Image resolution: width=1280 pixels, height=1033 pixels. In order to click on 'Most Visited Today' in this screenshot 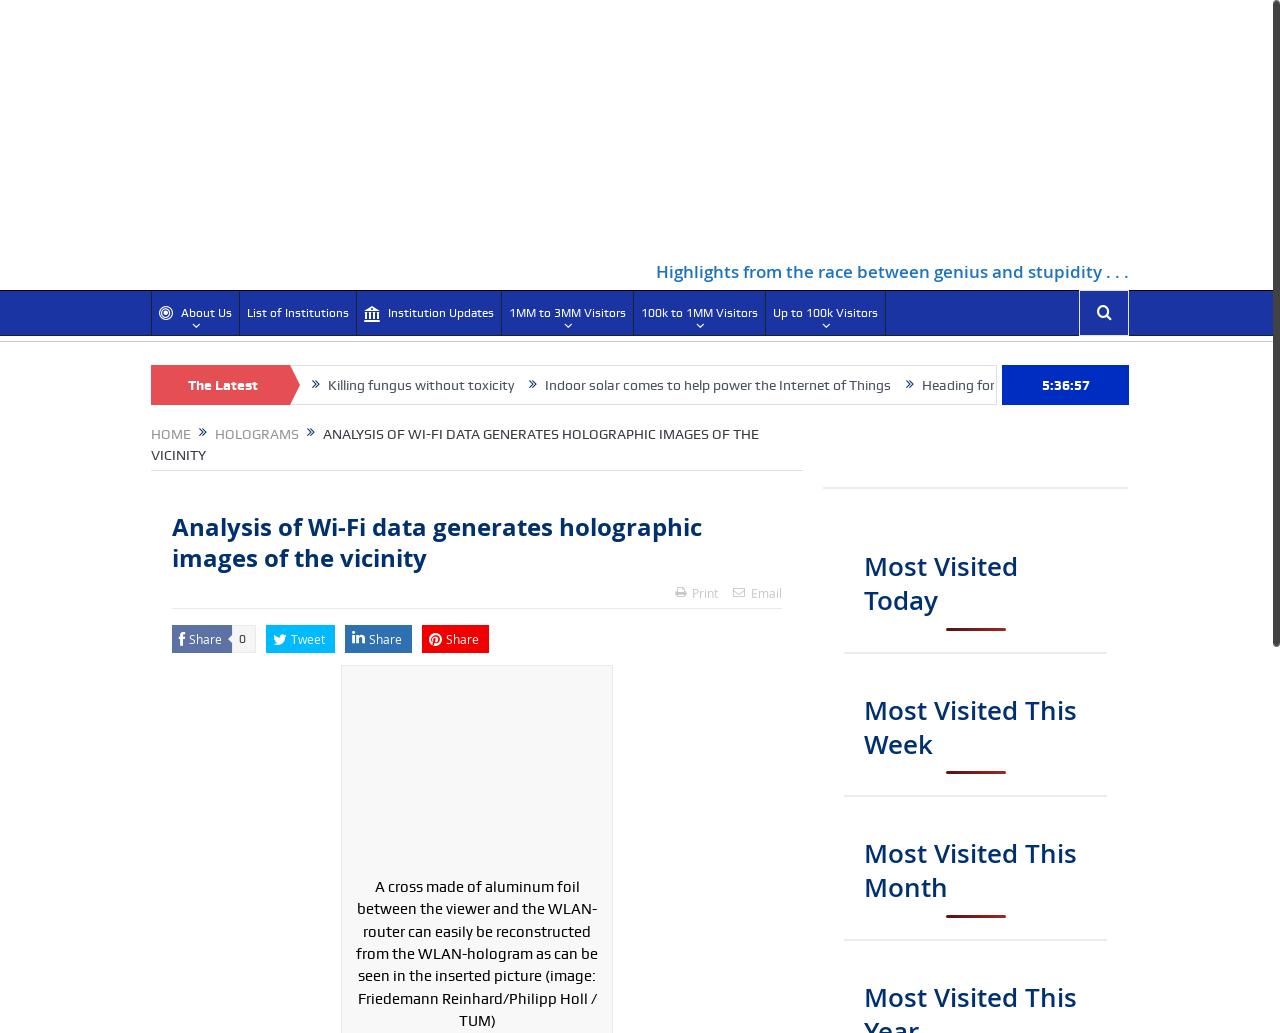, I will do `click(940, 582)`.